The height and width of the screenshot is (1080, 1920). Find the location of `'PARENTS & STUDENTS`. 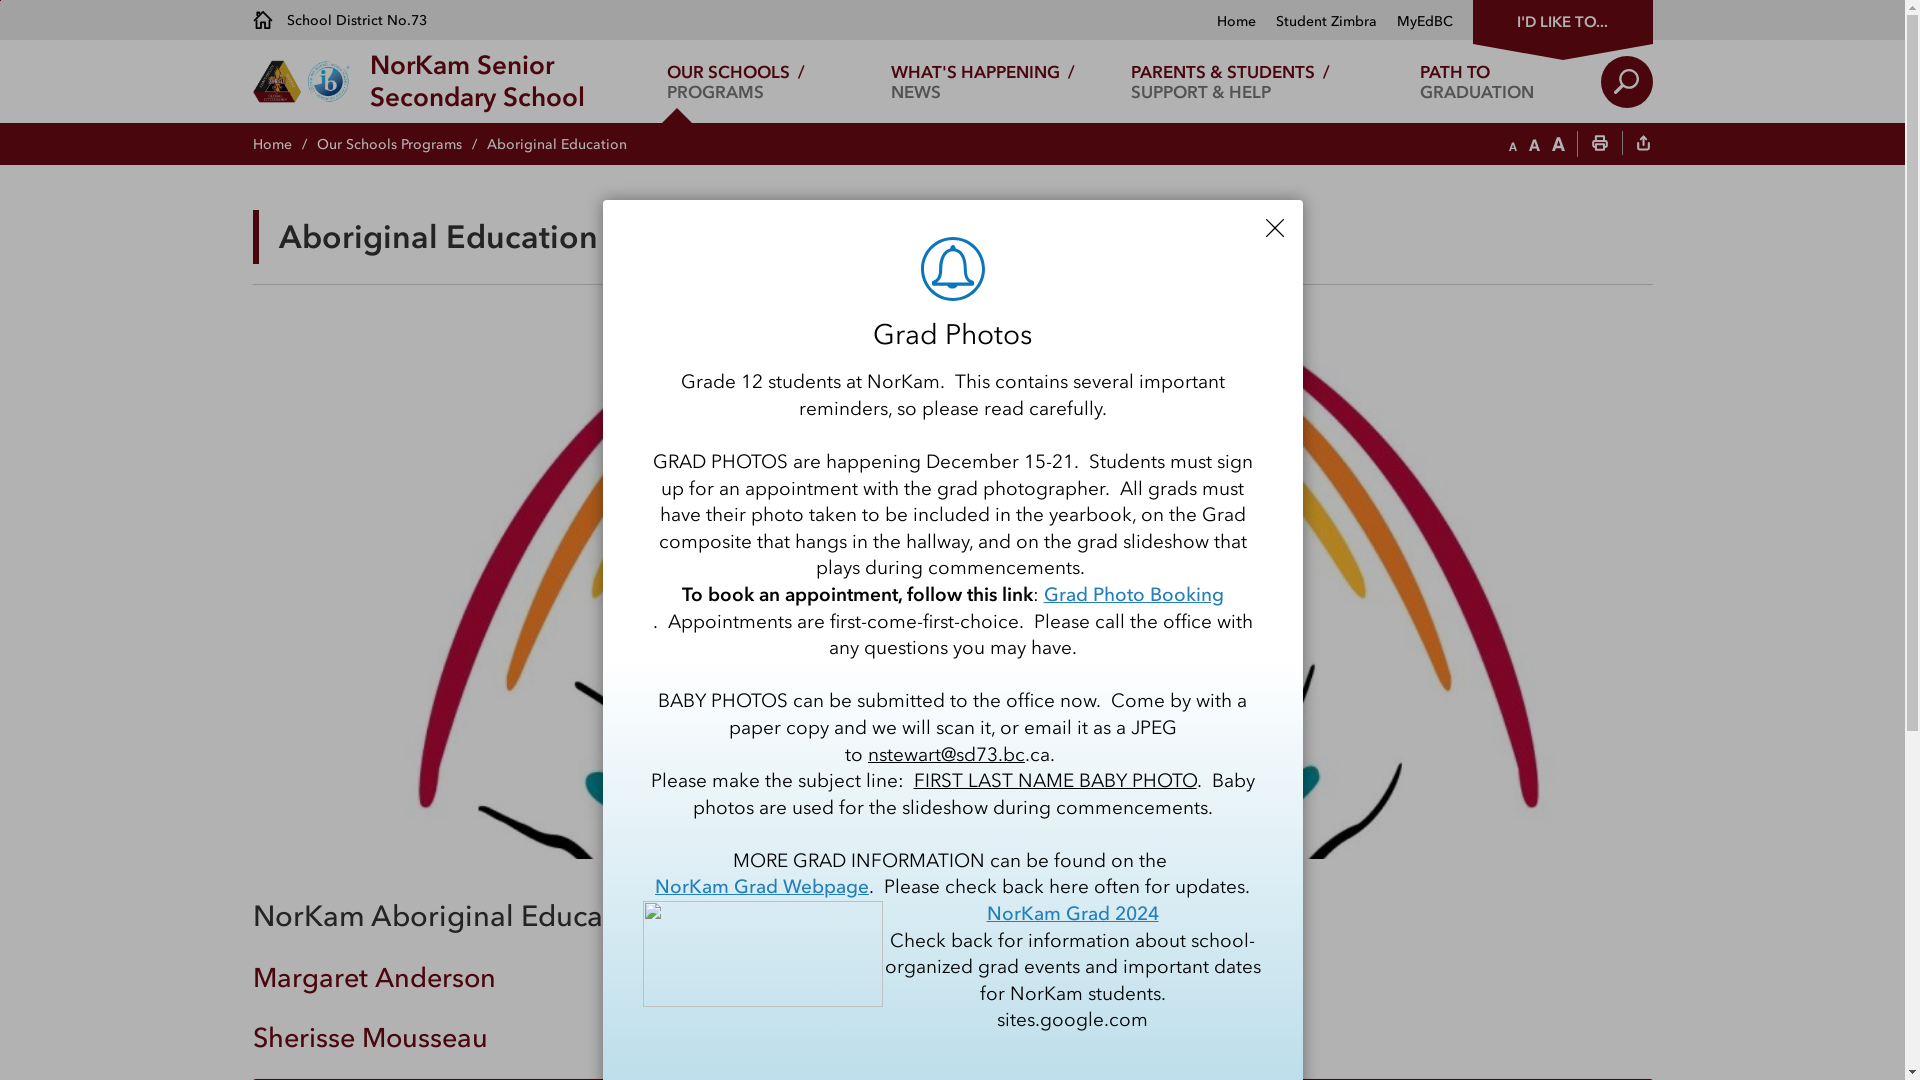

'PARENTS & STUDENTS is located at coordinates (1228, 80).